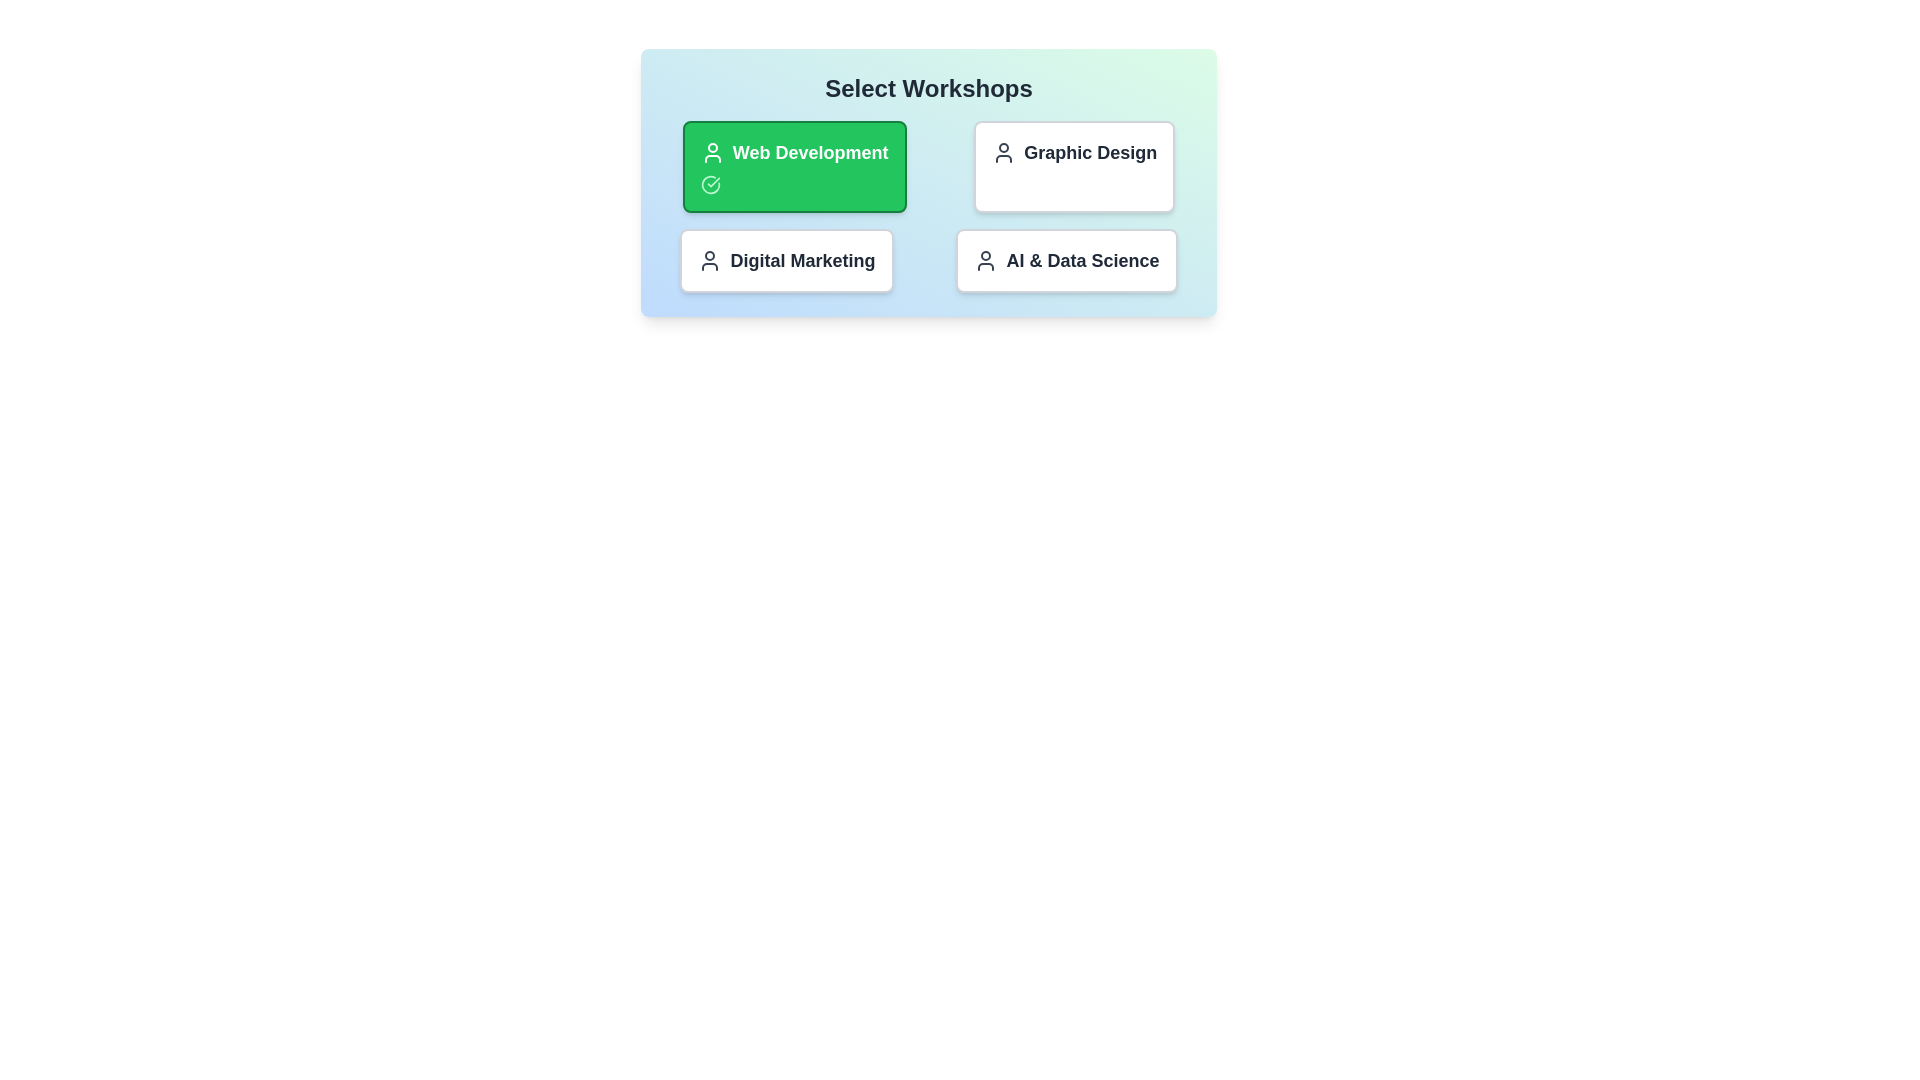  I want to click on the workshop titled Web Development to toggle its selection state, so click(793, 165).